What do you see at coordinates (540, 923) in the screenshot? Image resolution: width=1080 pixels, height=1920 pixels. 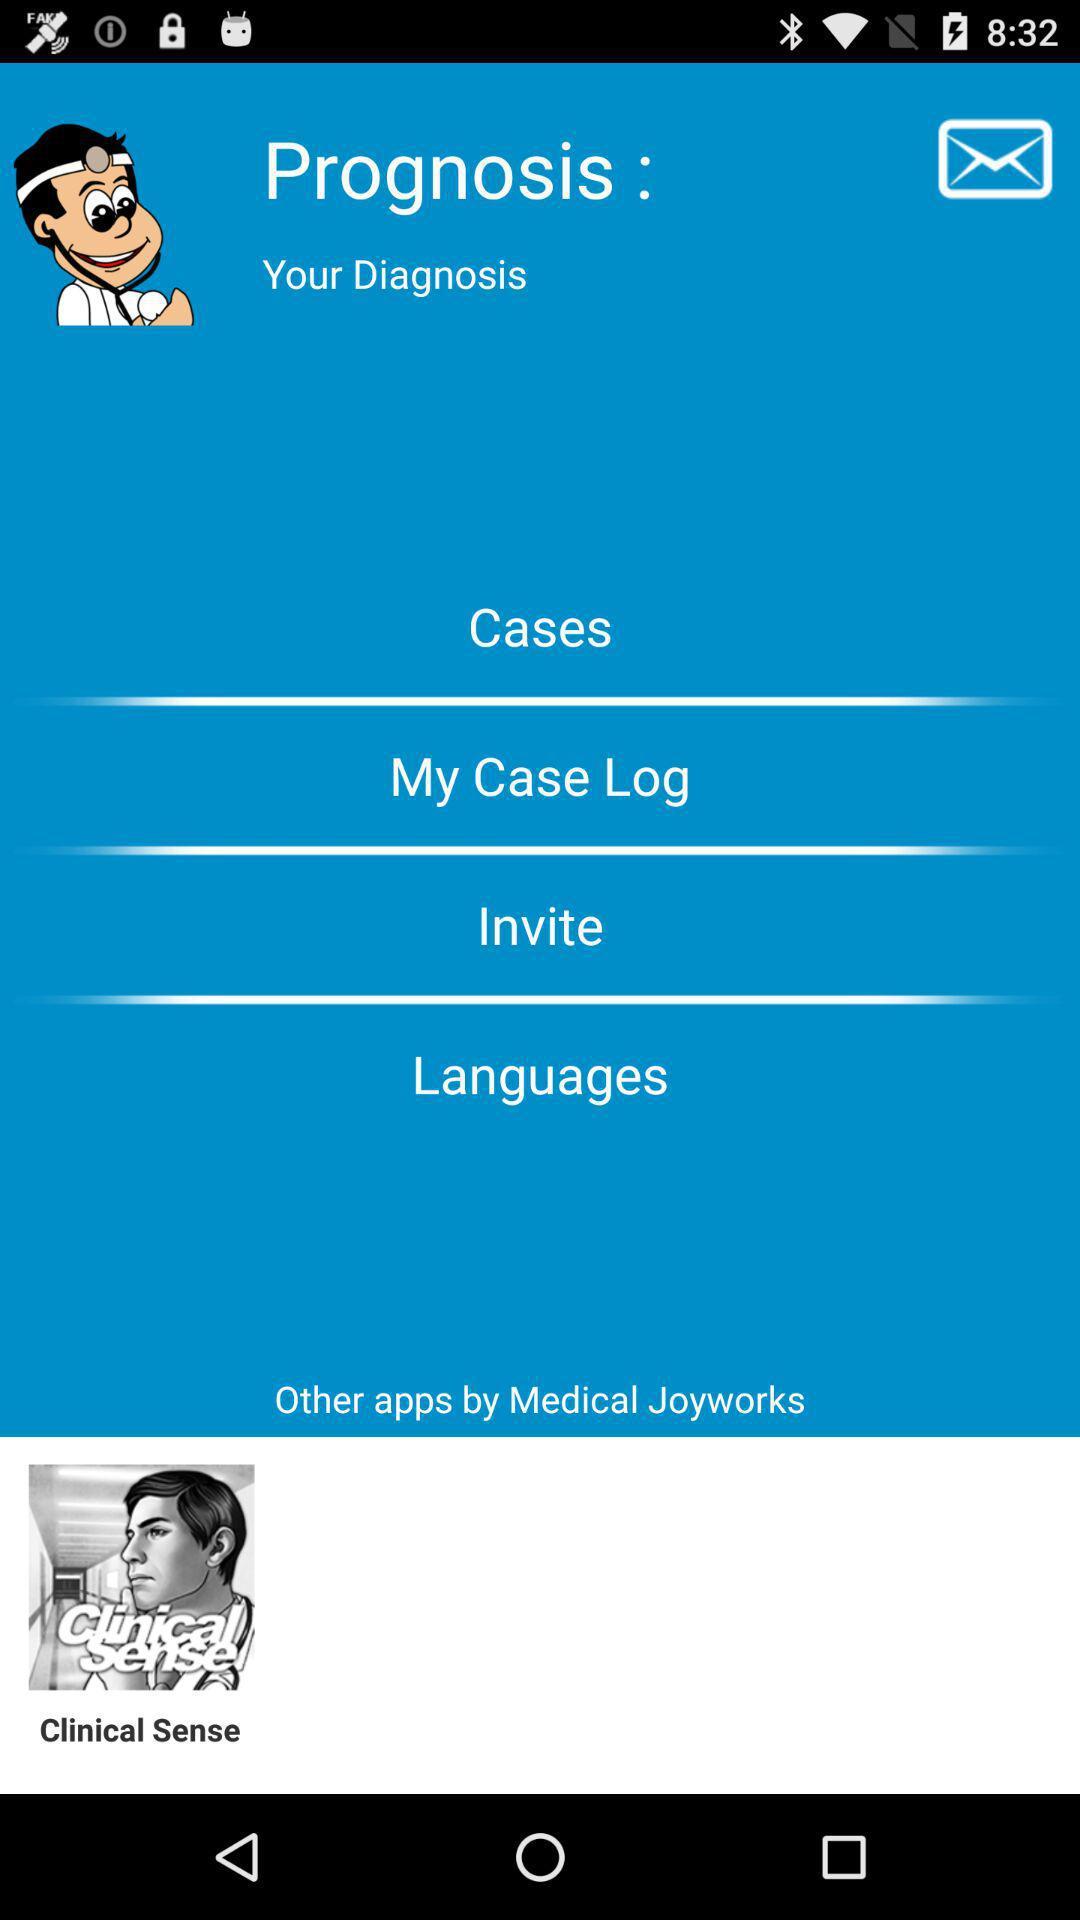 I see `the invite icon` at bounding box center [540, 923].